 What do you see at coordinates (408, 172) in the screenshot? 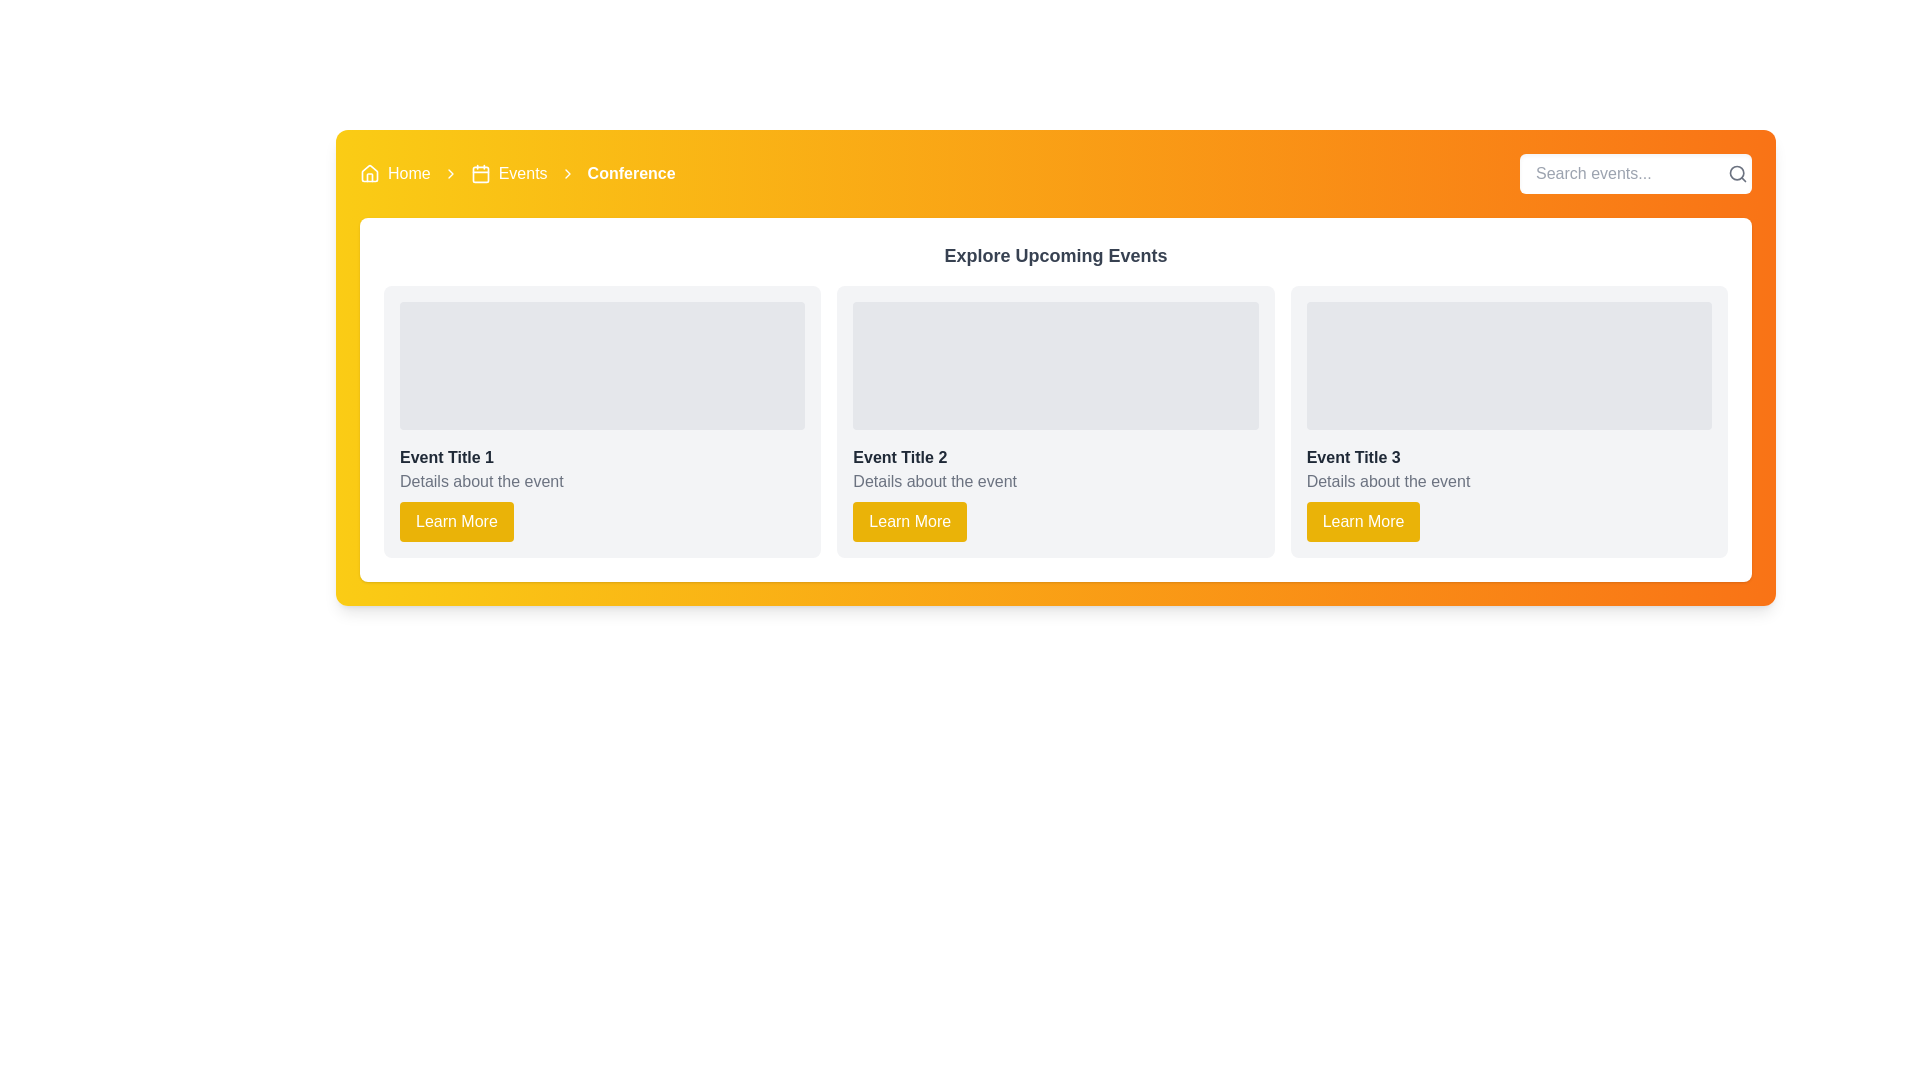
I see `the 'Home' clickable text link located in the breadcrumb navigation at the top-left corner of the page` at bounding box center [408, 172].